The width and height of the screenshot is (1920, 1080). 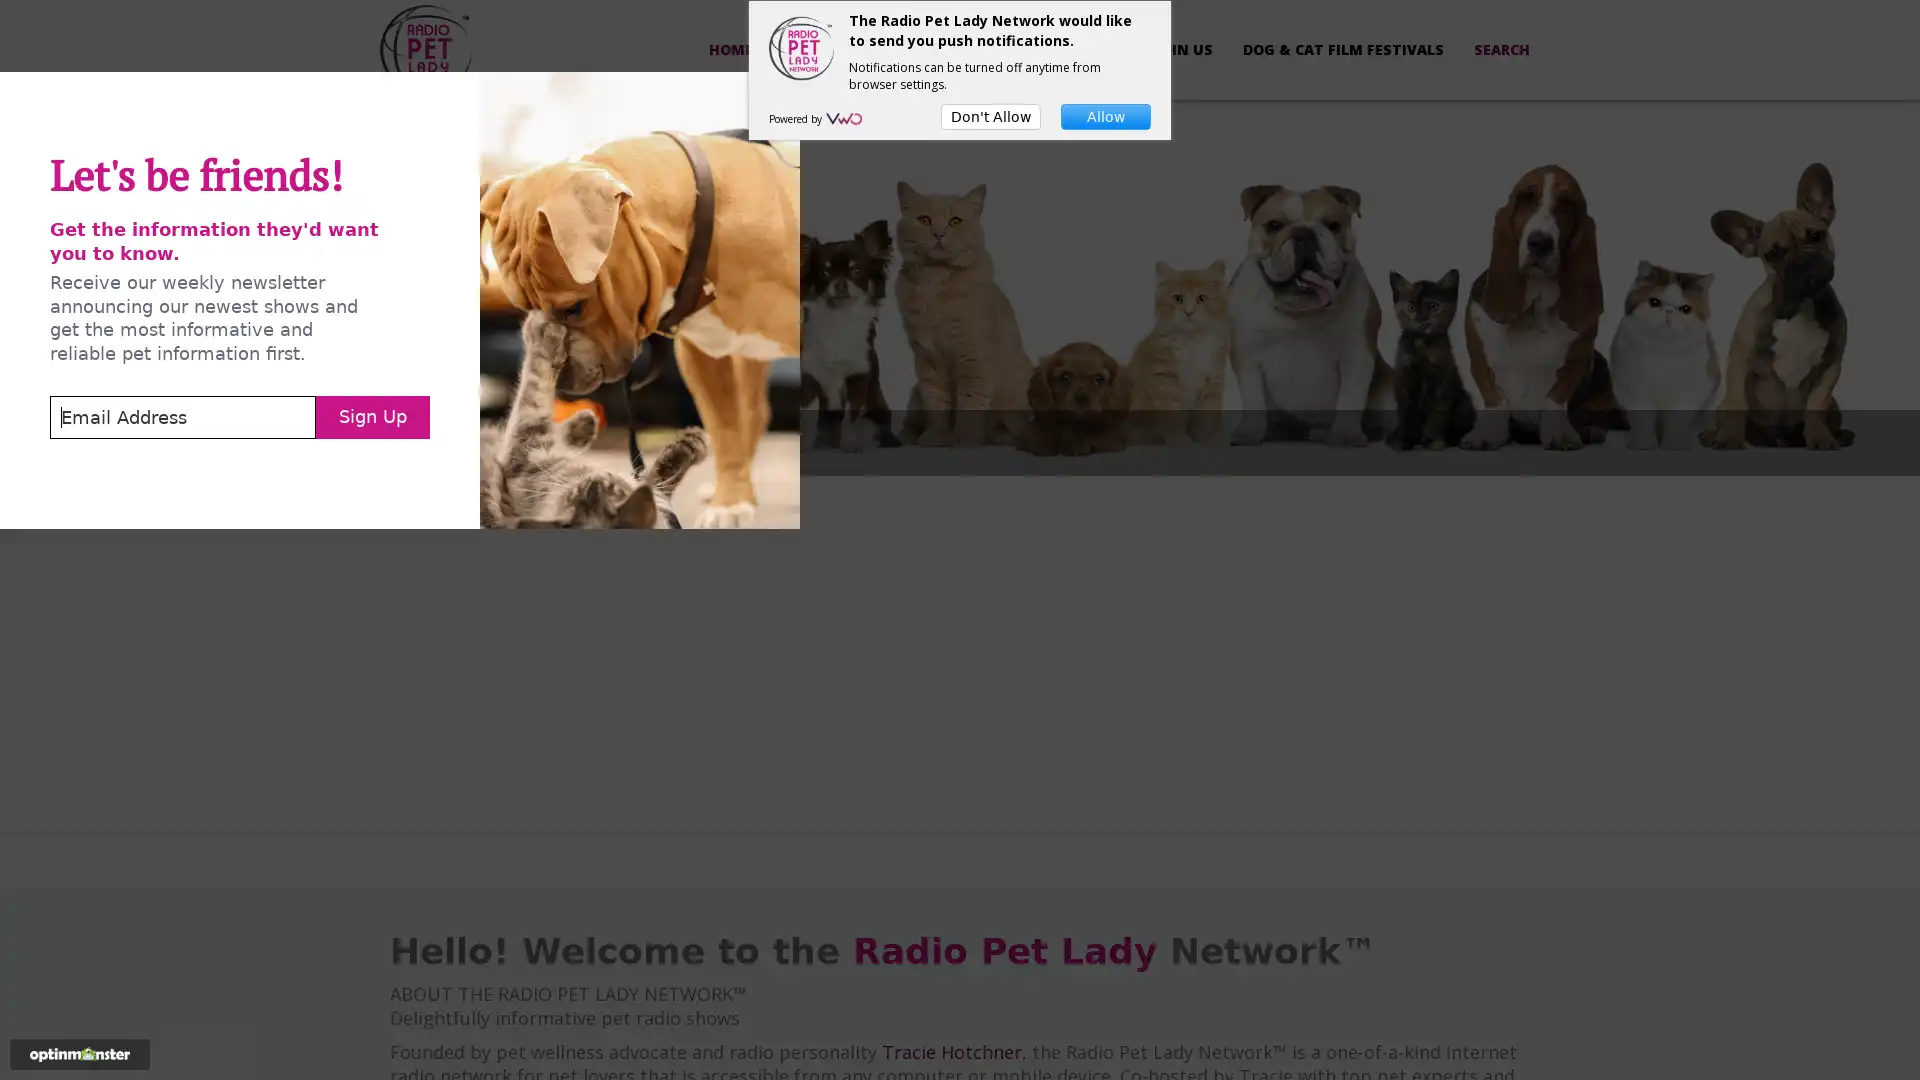 I want to click on Sign Up, so click(x=931, y=656).